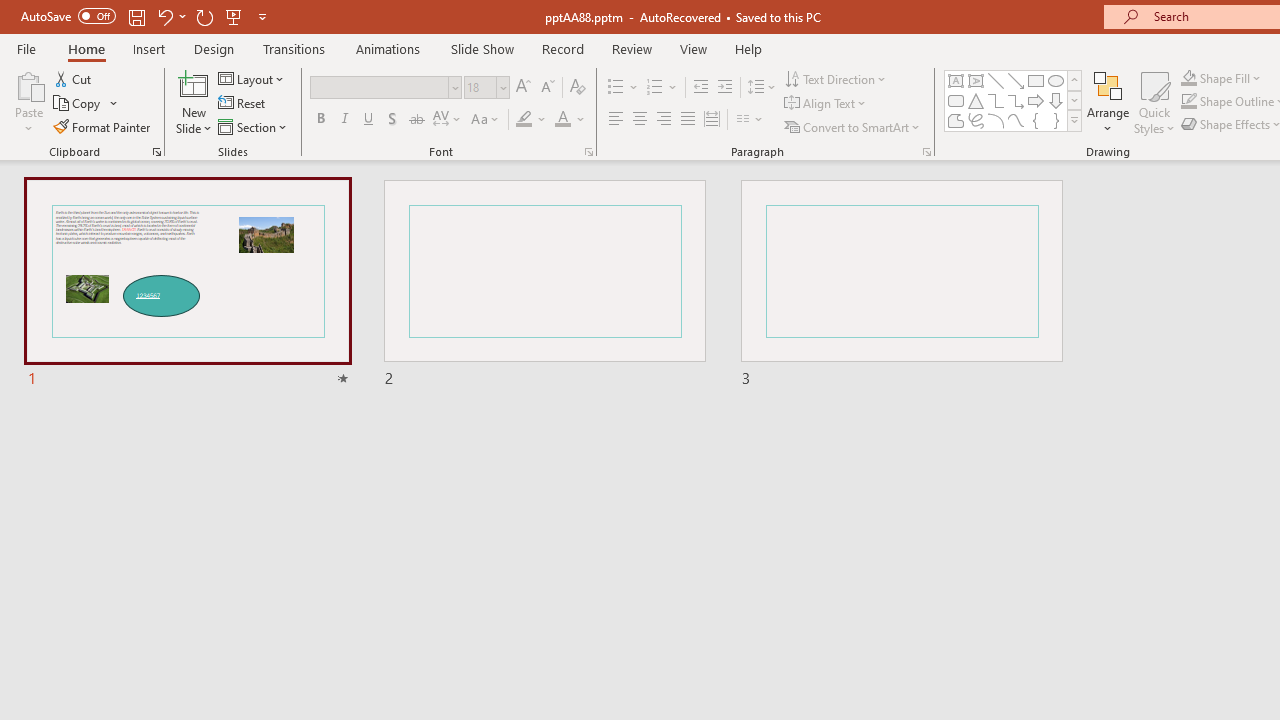 The width and height of the screenshot is (1280, 720). I want to click on 'Font...', so click(587, 150).